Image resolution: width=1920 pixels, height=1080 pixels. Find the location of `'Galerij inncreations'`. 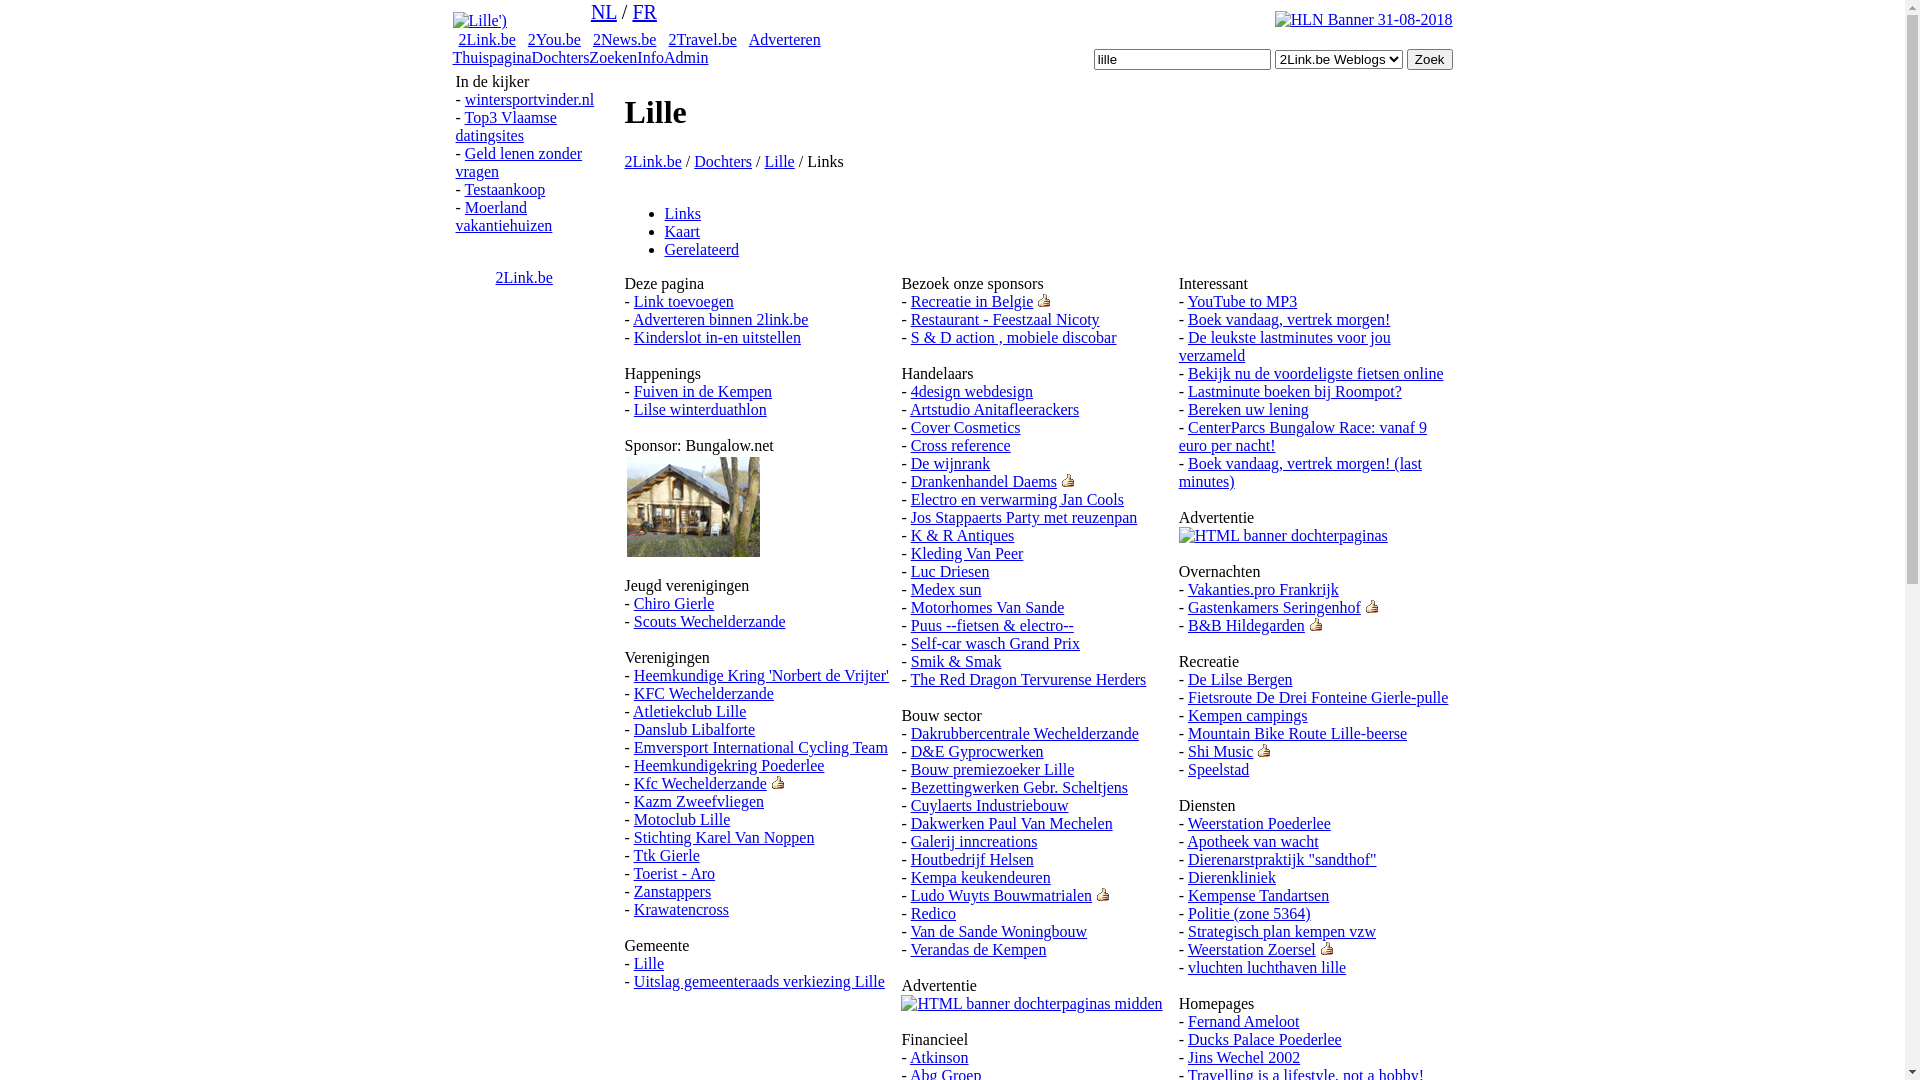

'Galerij inncreations' is located at coordinates (974, 841).